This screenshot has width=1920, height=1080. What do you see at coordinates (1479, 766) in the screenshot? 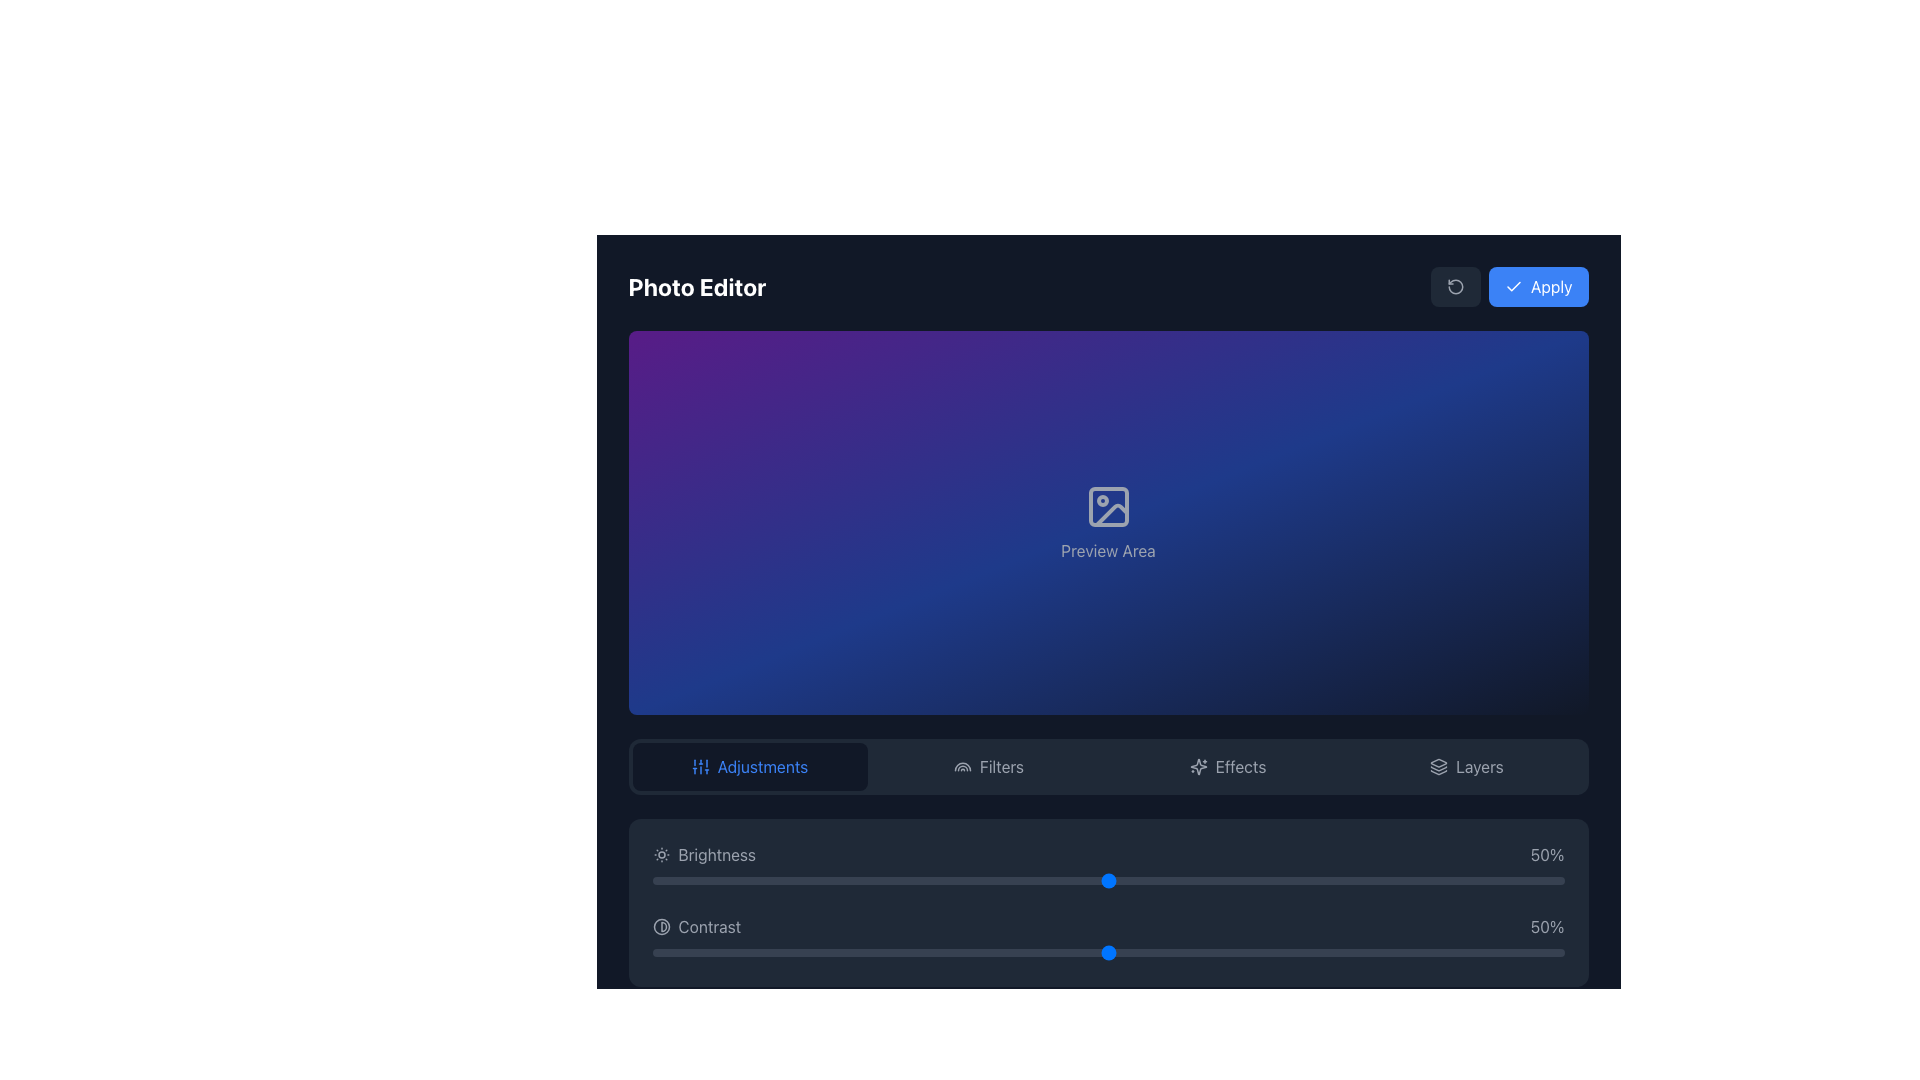
I see `the 'Layers' text label, which is styled in light gray and located on the rightmost side of the menu bar` at bounding box center [1479, 766].